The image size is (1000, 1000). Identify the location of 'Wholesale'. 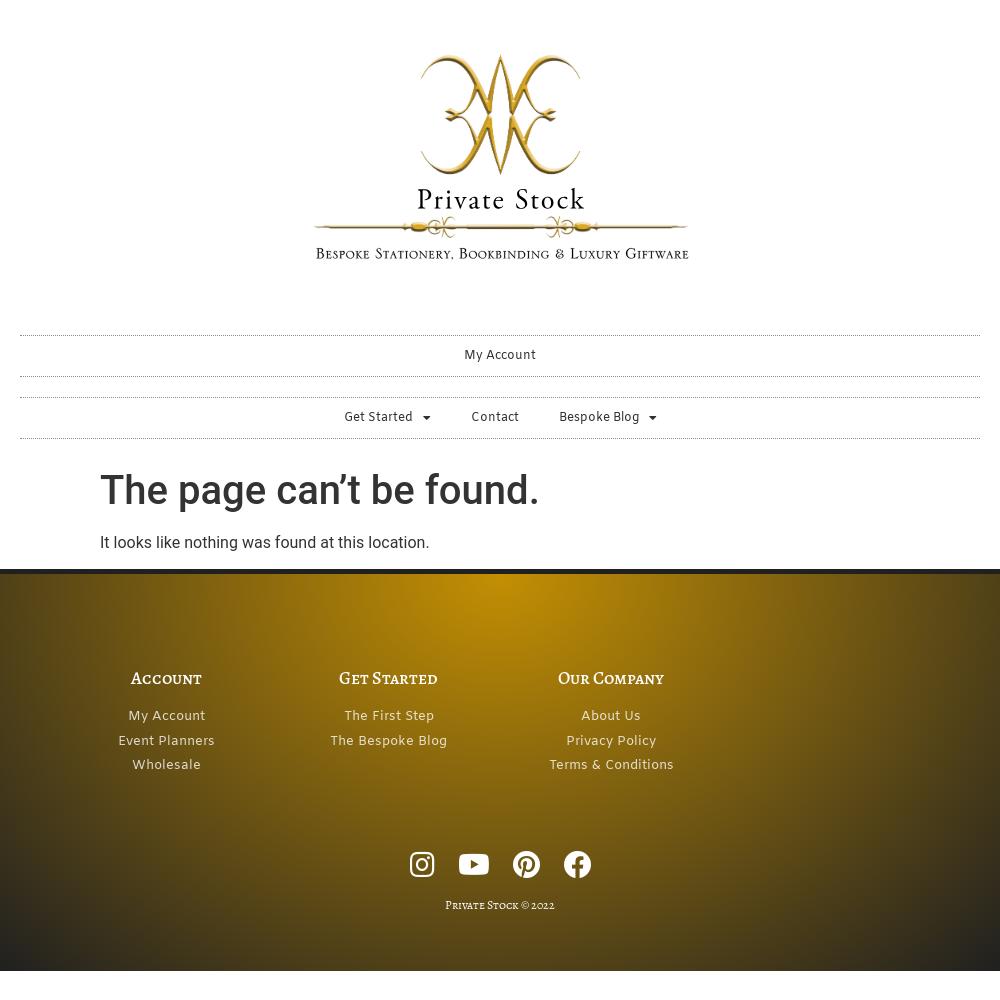
(131, 765).